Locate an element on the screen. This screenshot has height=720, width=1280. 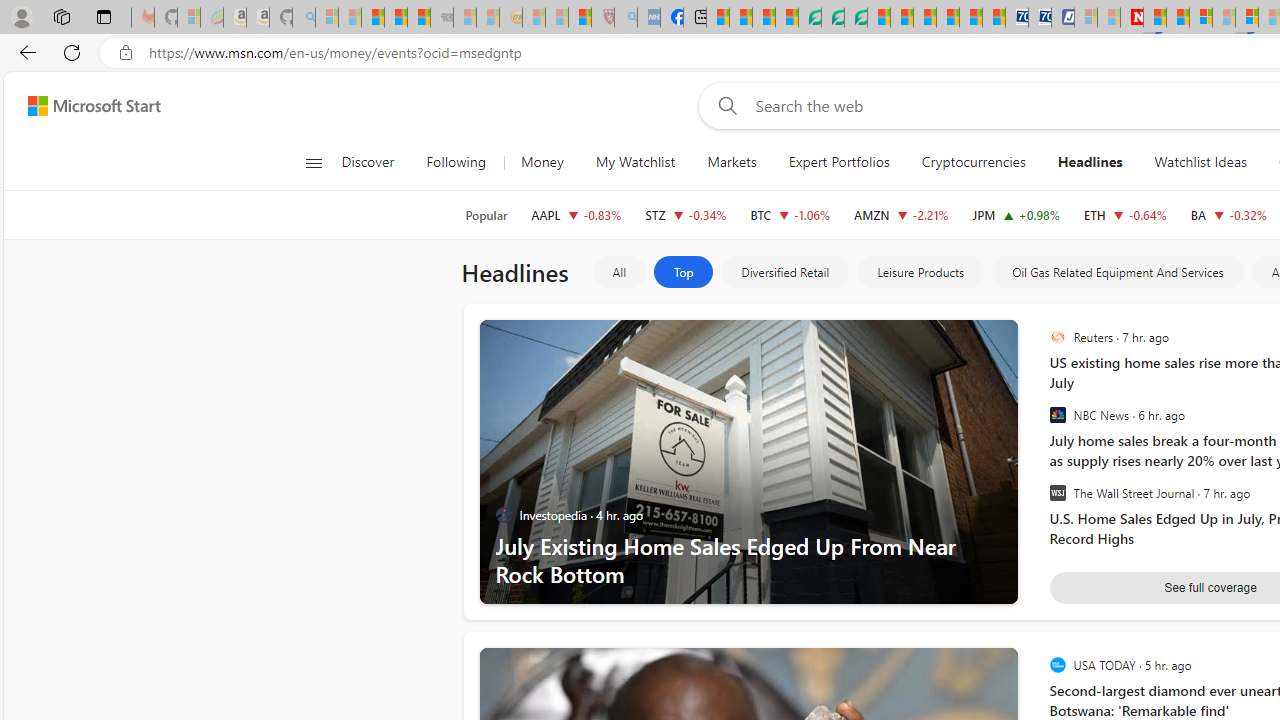
'ETH Ethereum decrease 2,624.30 -16.80 -0.64%' is located at coordinates (1125, 214).